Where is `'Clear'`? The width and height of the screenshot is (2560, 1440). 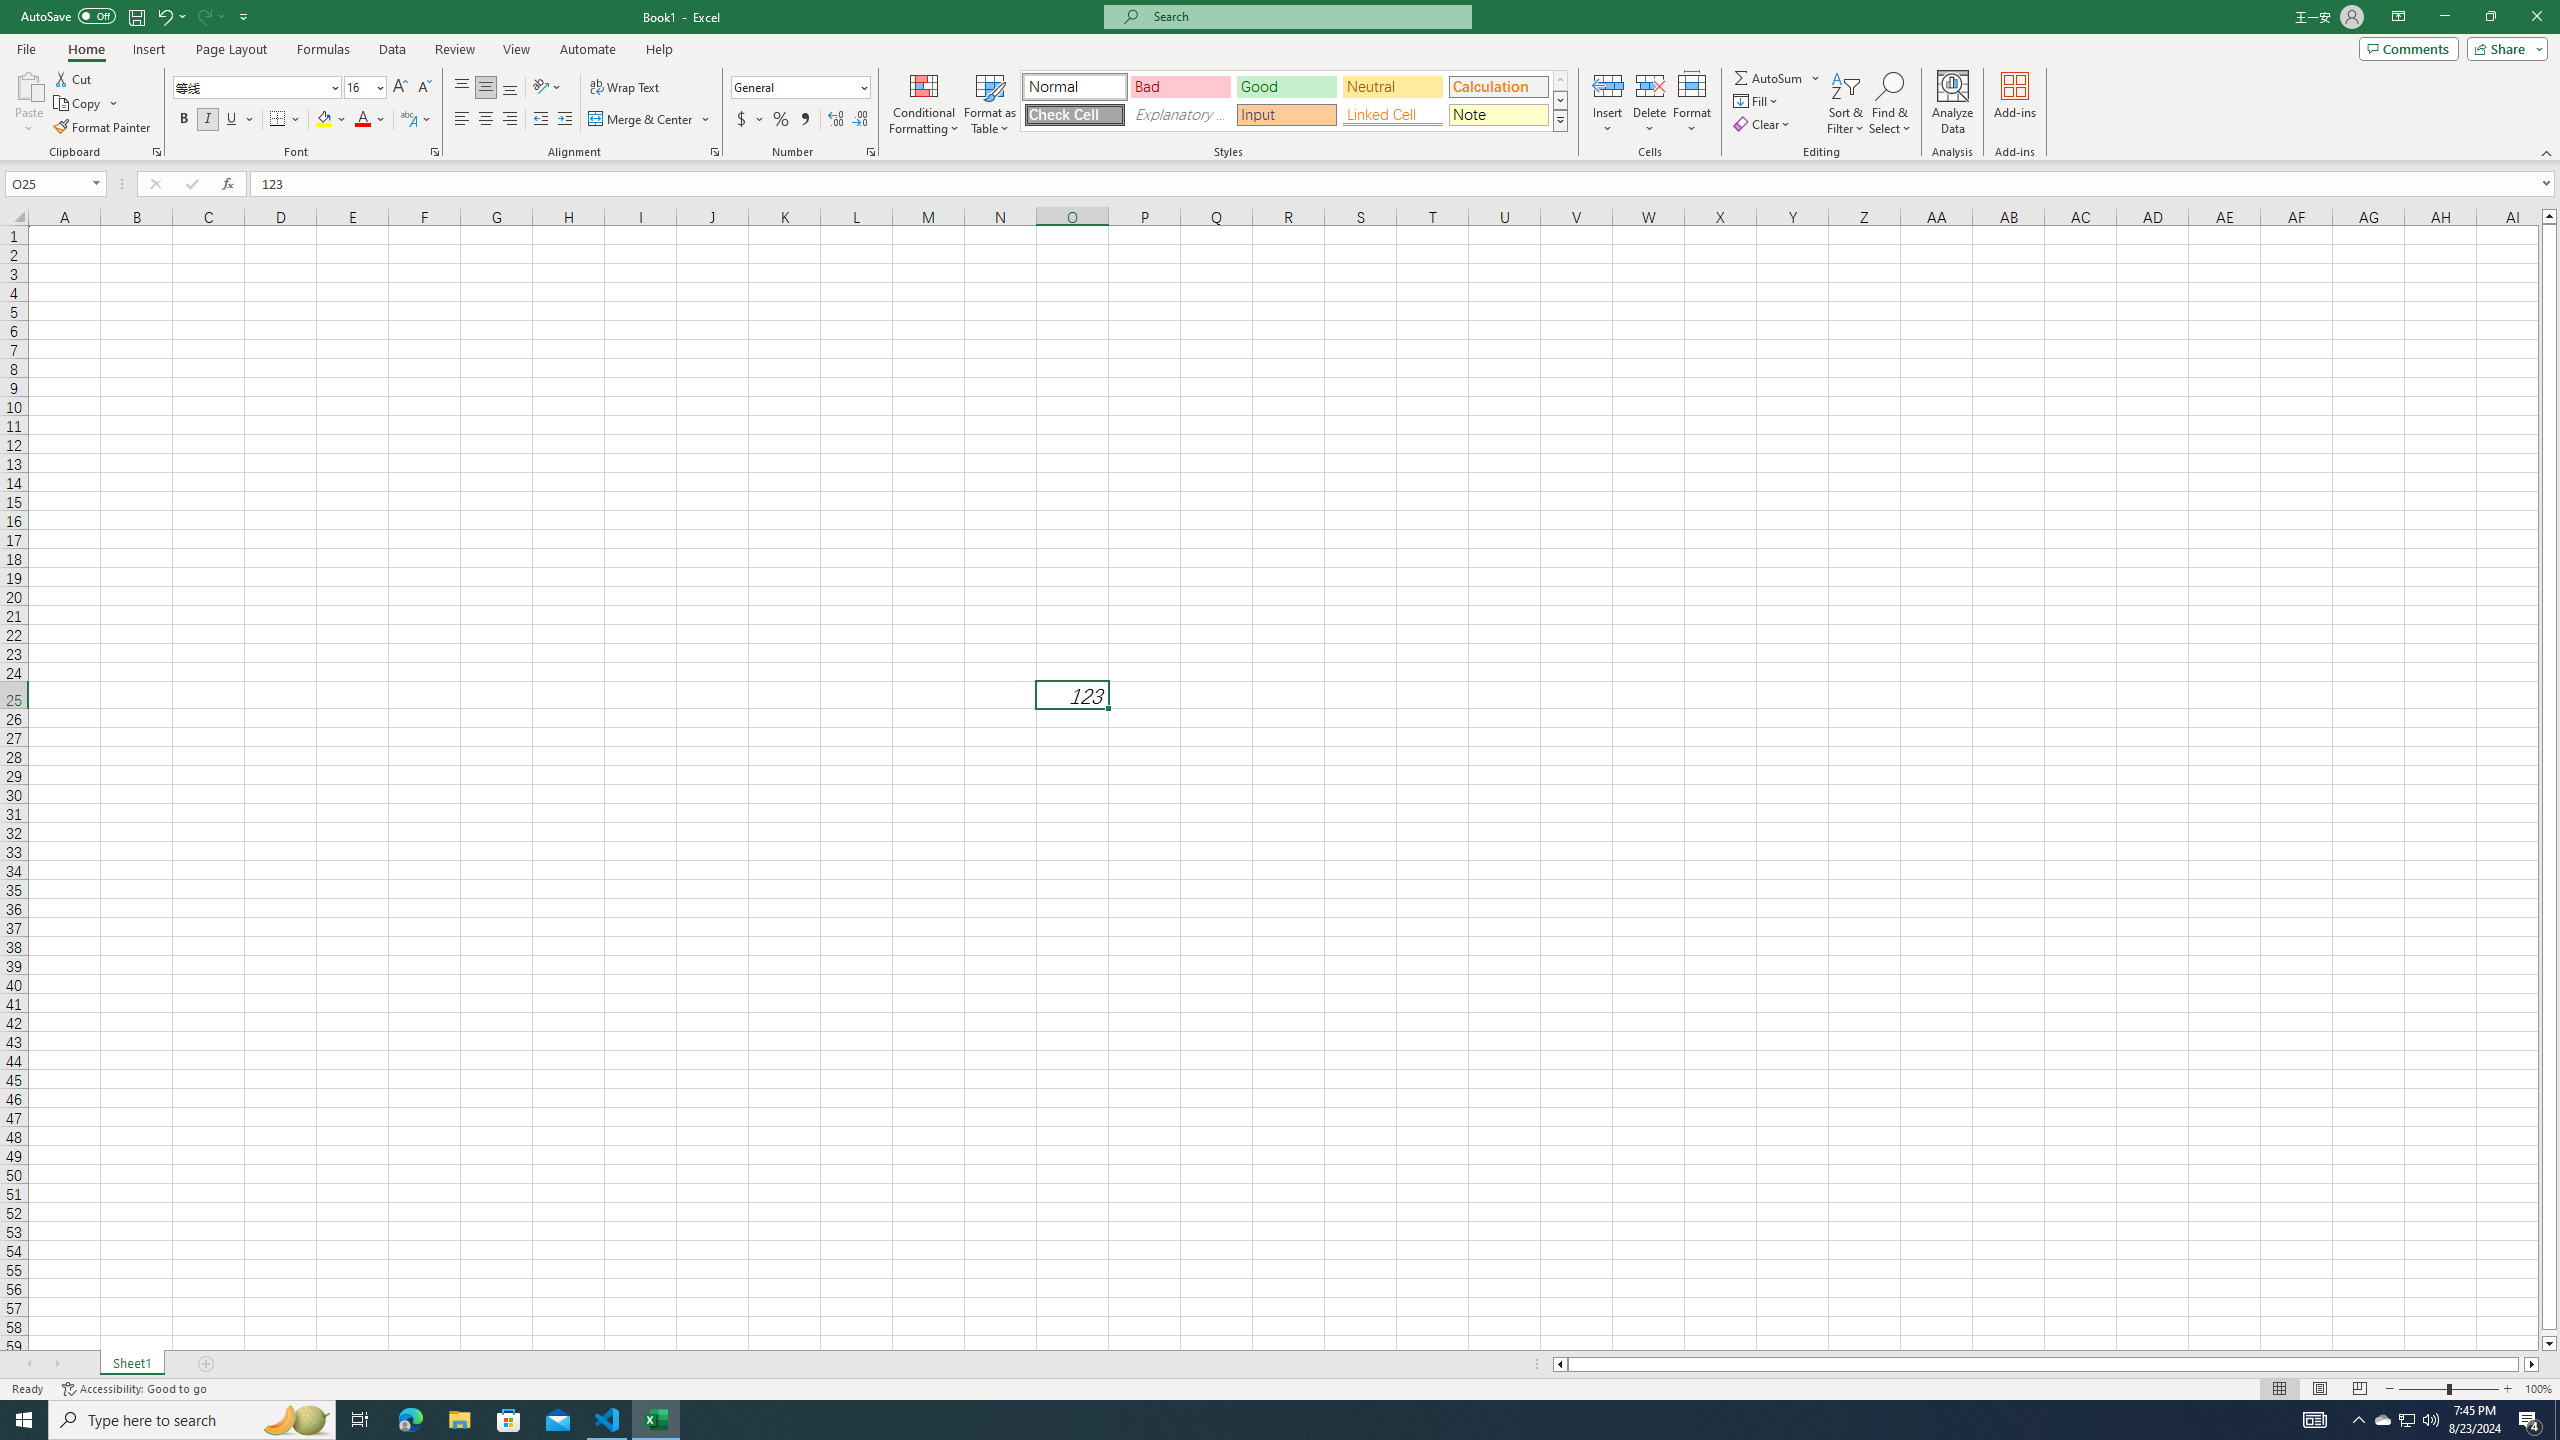
'Clear' is located at coordinates (1762, 122).